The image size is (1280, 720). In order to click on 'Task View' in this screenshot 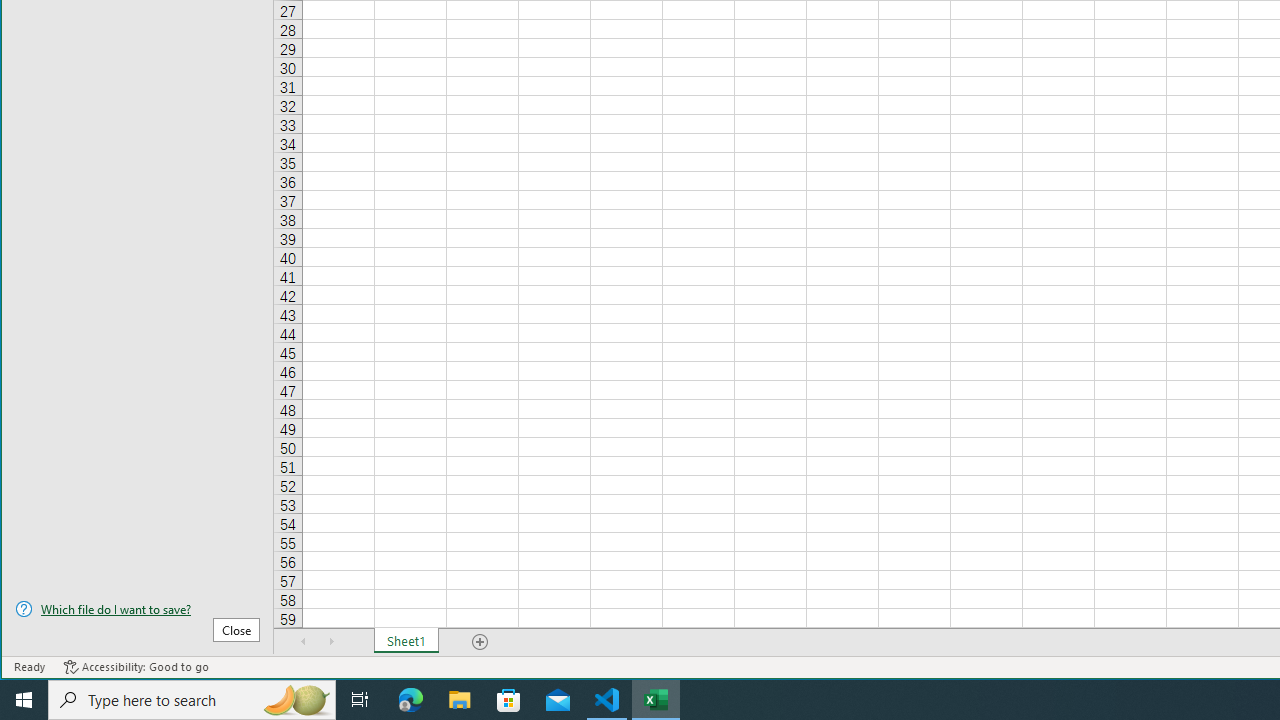, I will do `click(359, 698)`.